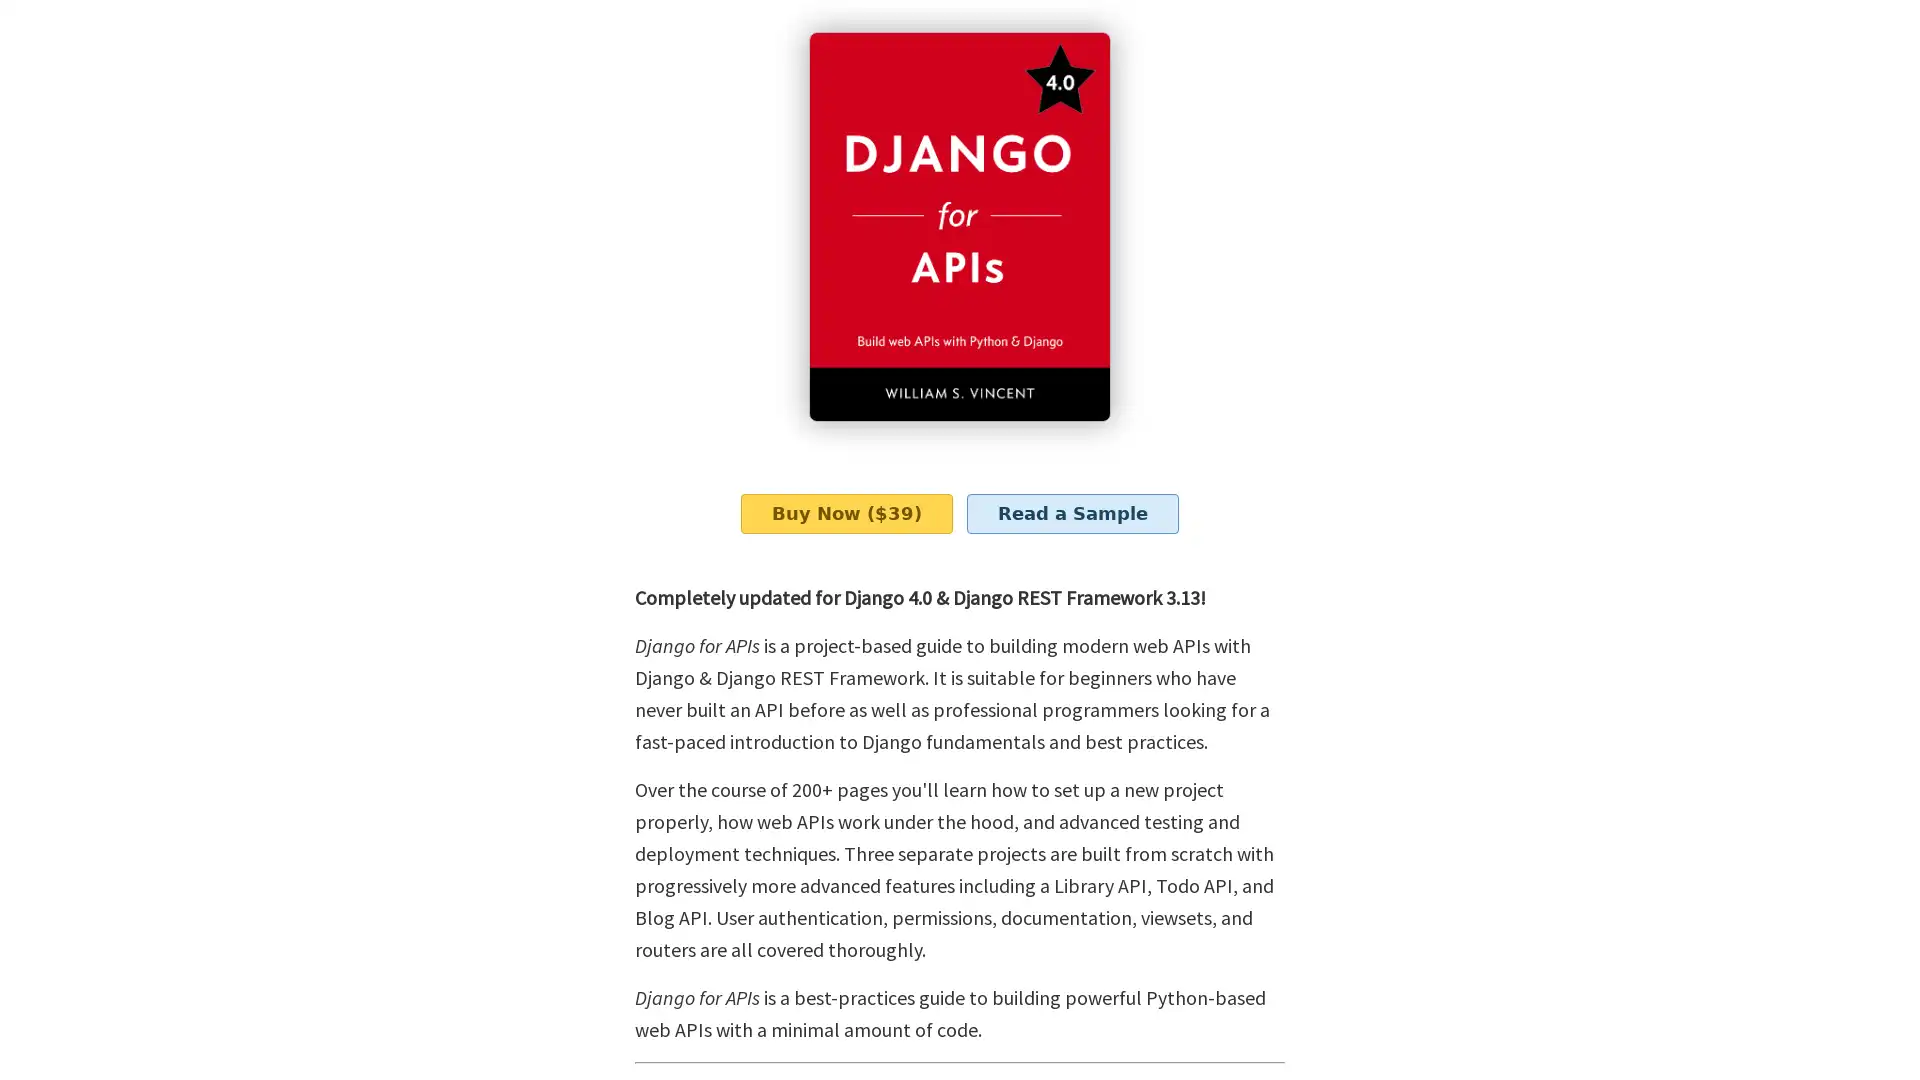 The width and height of the screenshot is (1920, 1080). Describe the element at coordinates (1072, 512) in the screenshot. I see `Read a Sample` at that location.